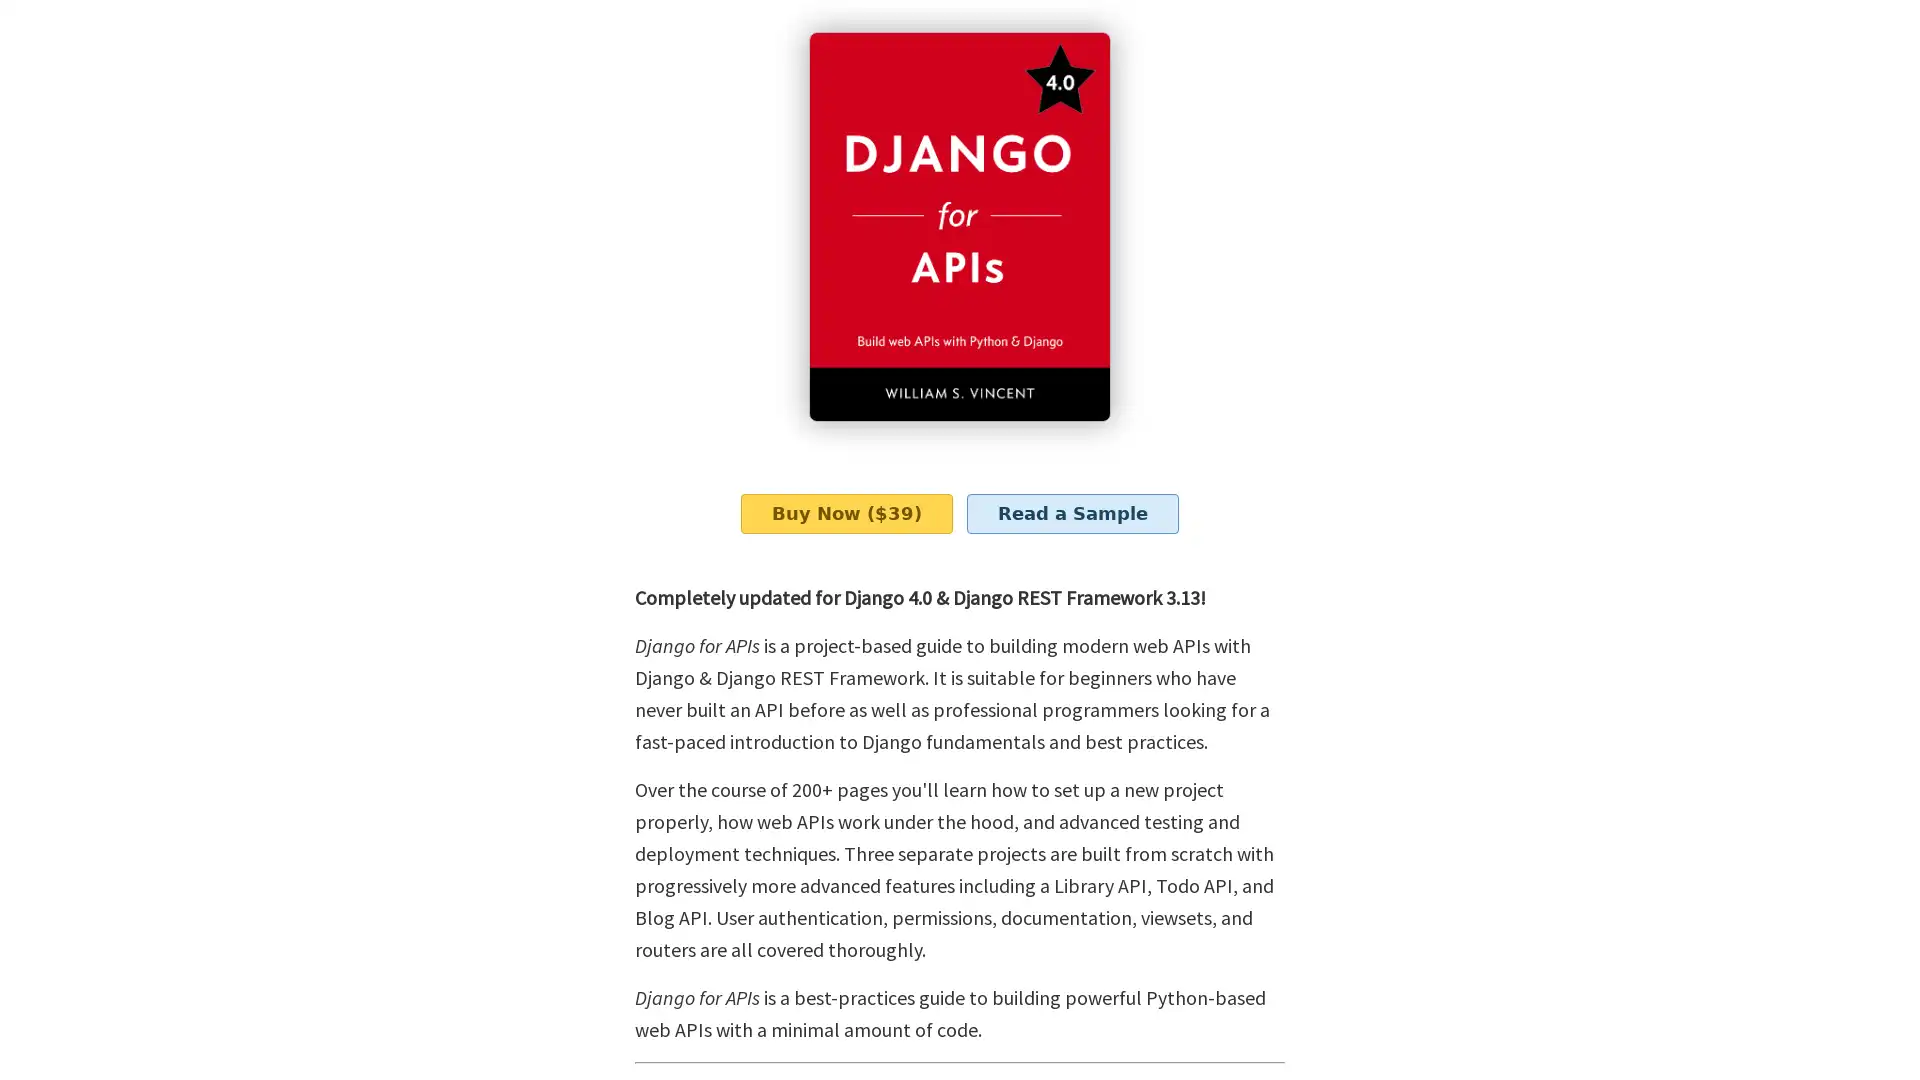 The width and height of the screenshot is (1920, 1080). Describe the element at coordinates (1072, 512) in the screenshot. I see `Read a Sample` at that location.